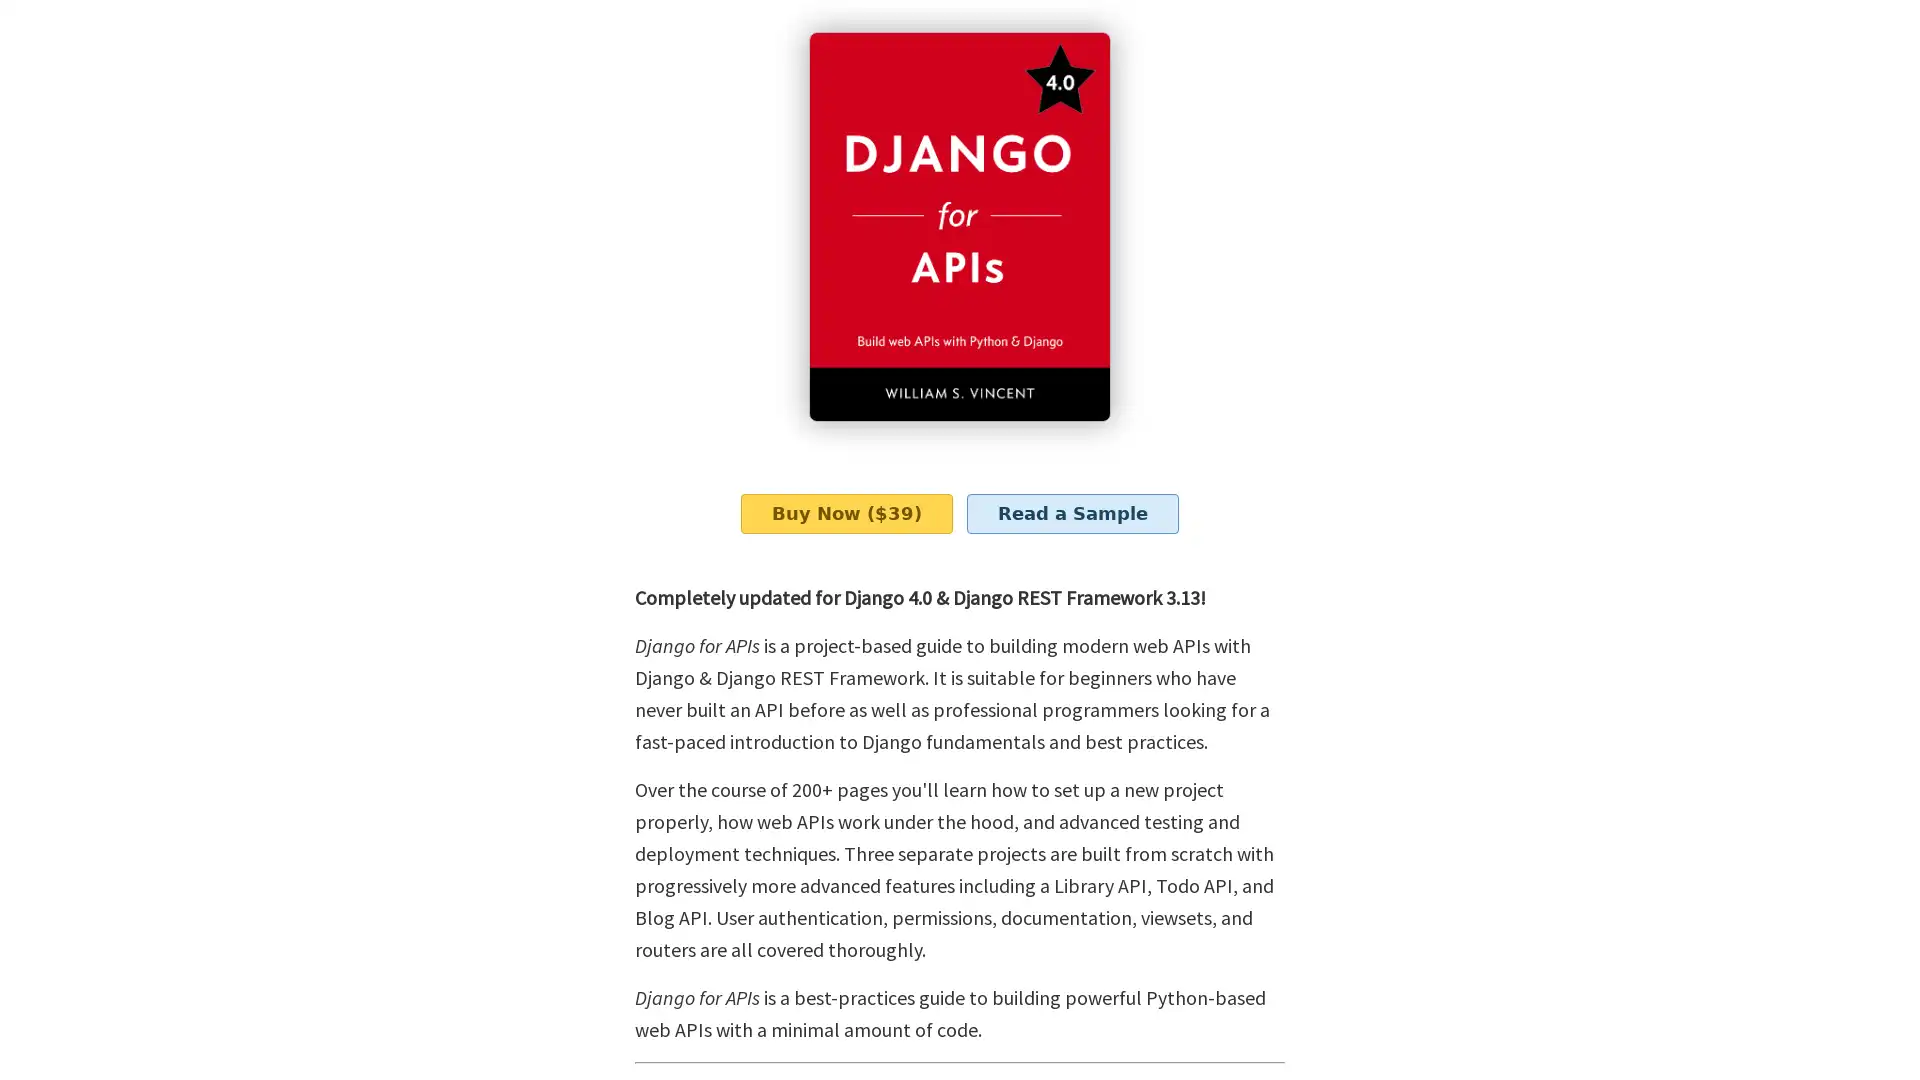 The width and height of the screenshot is (1920, 1080). Describe the element at coordinates (1072, 512) in the screenshot. I see `Read a Sample` at that location.